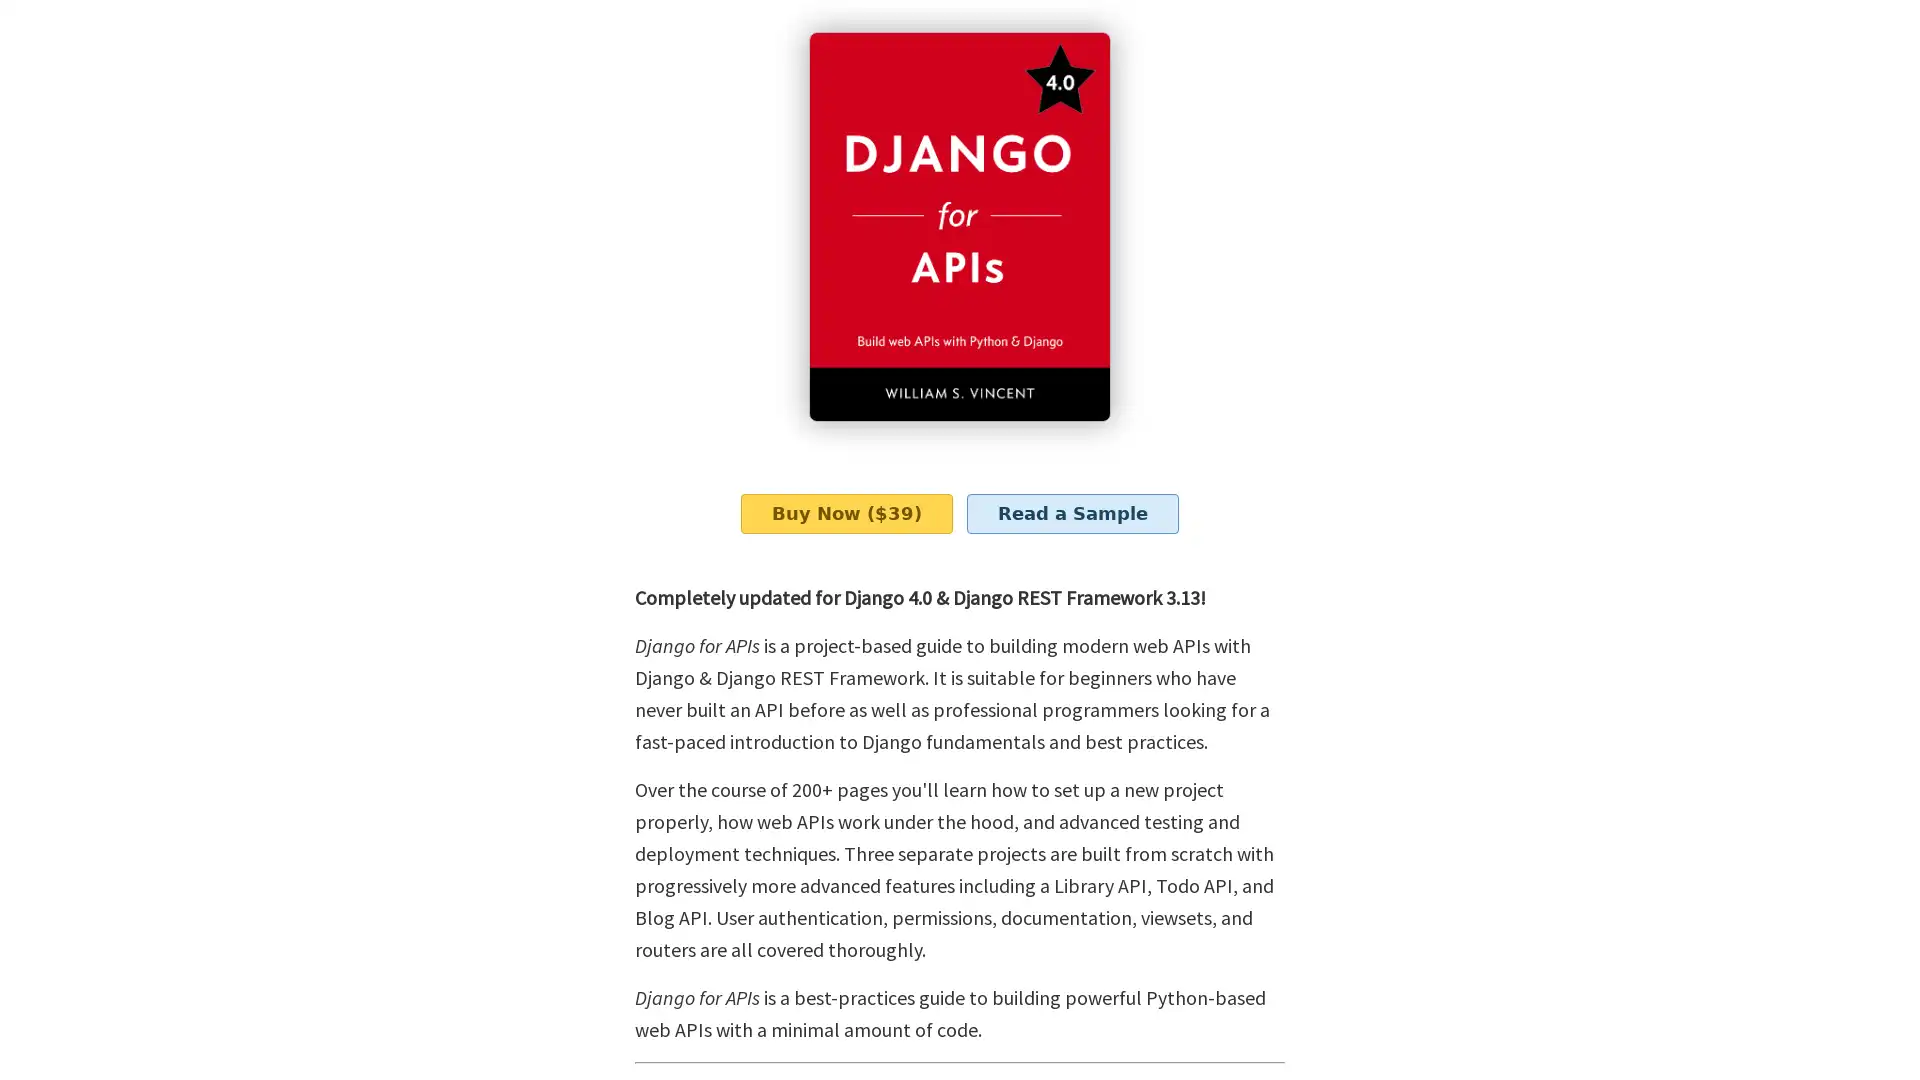 The width and height of the screenshot is (1920, 1080). Describe the element at coordinates (1072, 512) in the screenshot. I see `Read a Sample` at that location.